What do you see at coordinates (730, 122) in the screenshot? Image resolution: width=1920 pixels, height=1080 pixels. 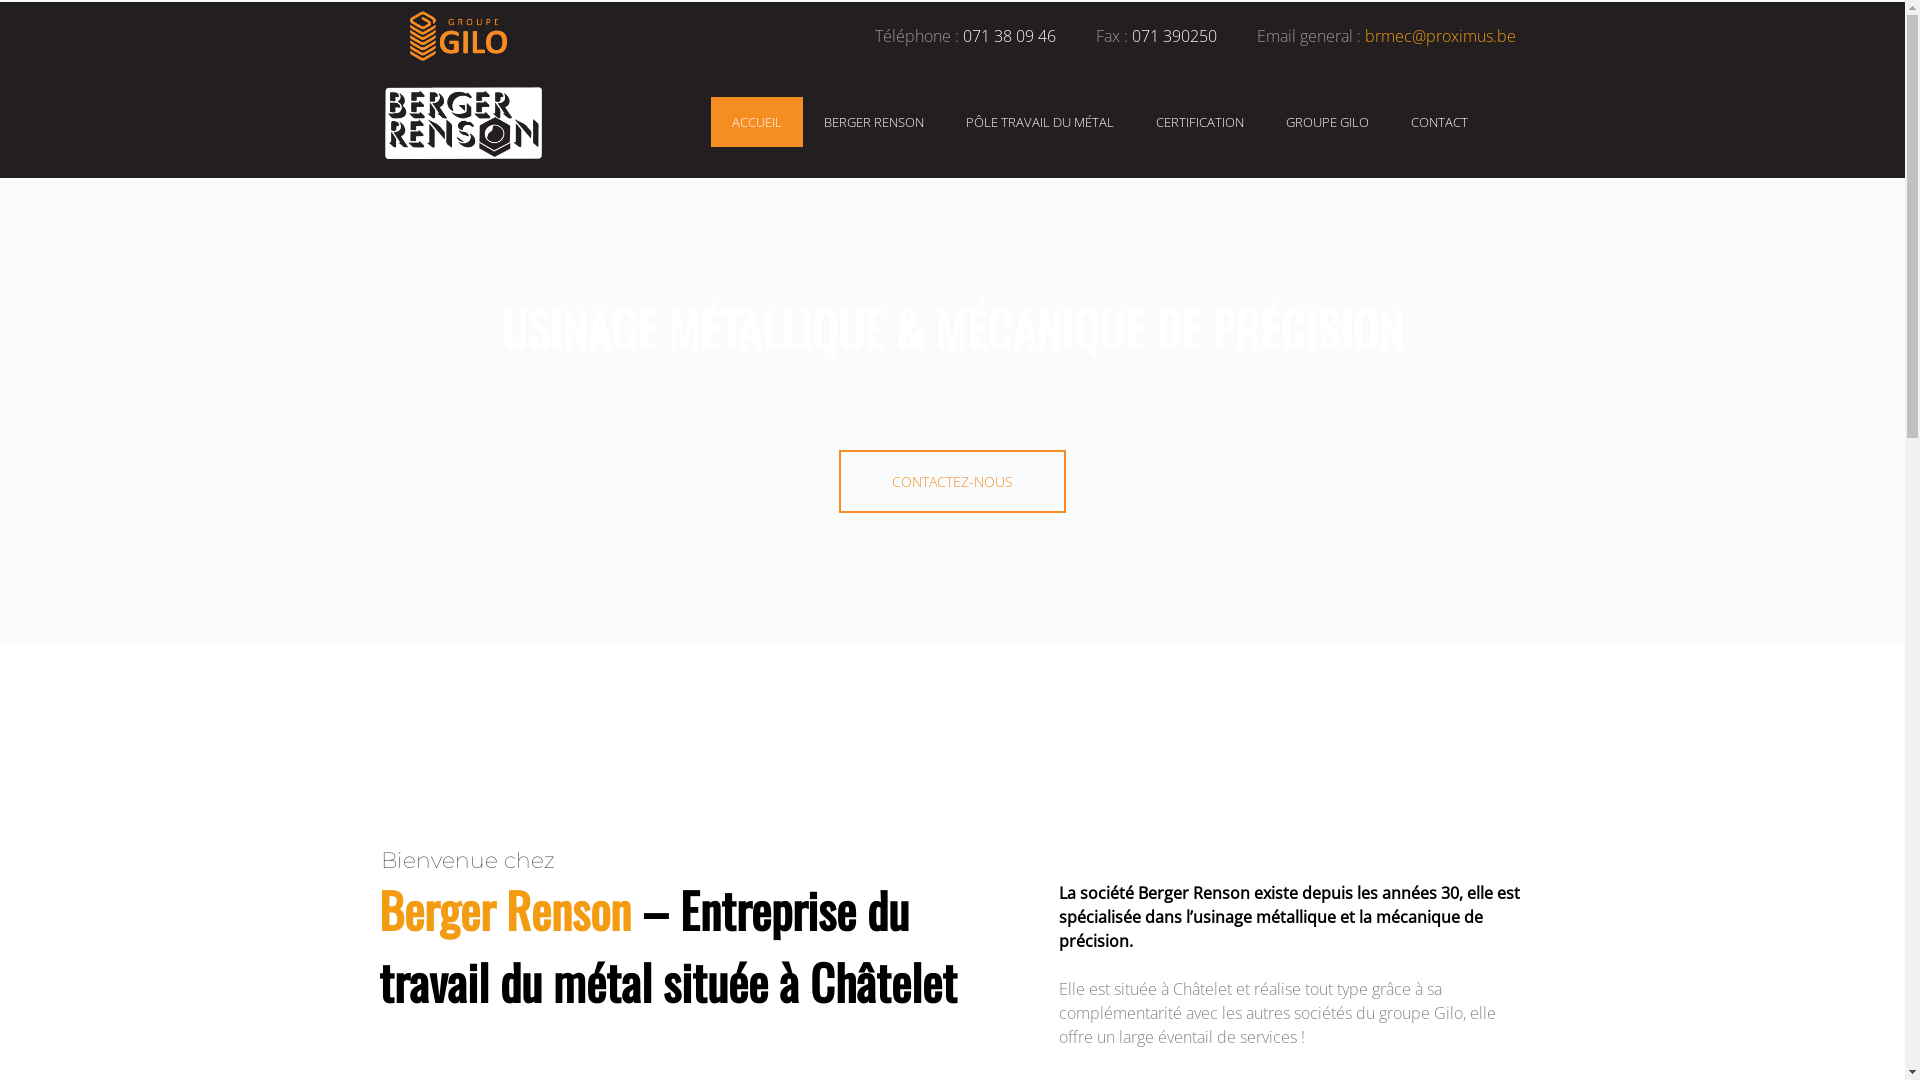 I see `'ACCUEIL'` at bounding box center [730, 122].